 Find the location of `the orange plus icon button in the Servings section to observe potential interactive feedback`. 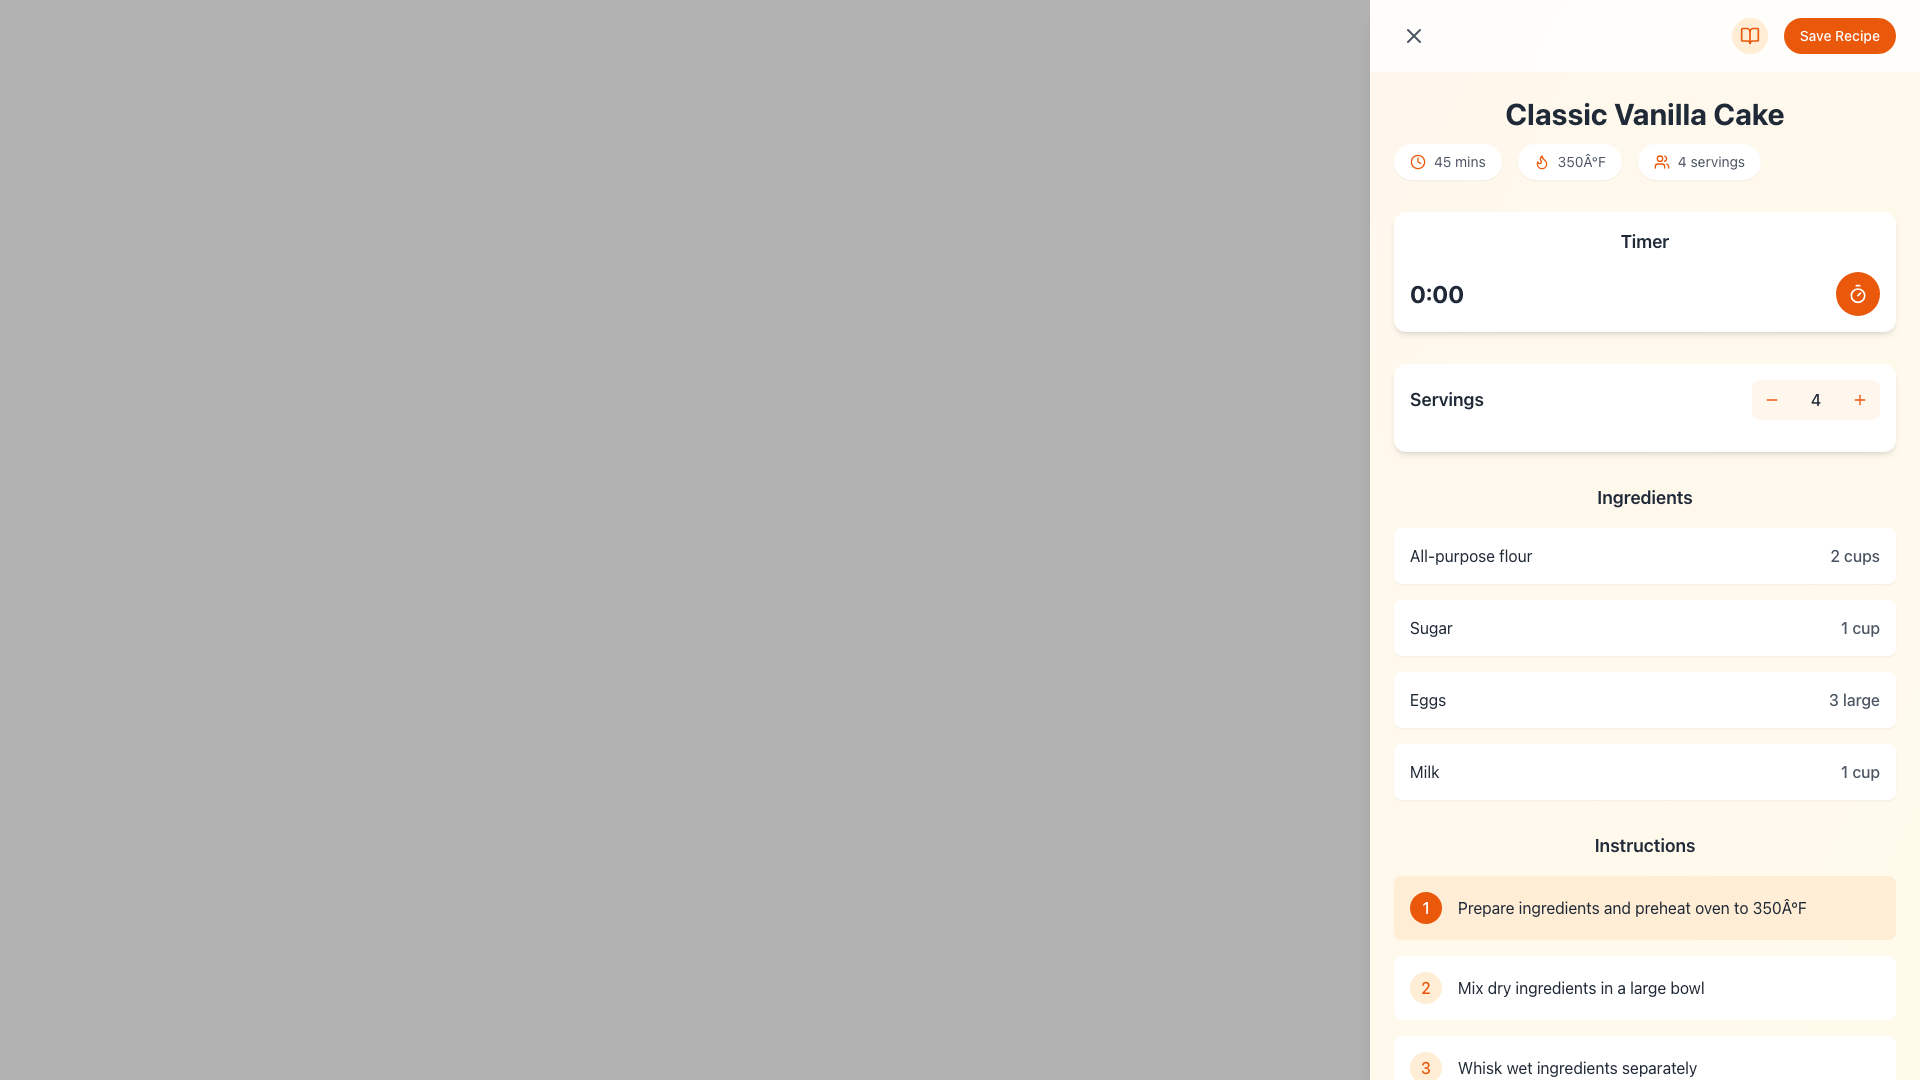

the orange plus icon button in the Servings section to observe potential interactive feedback is located at coordinates (1859, 400).